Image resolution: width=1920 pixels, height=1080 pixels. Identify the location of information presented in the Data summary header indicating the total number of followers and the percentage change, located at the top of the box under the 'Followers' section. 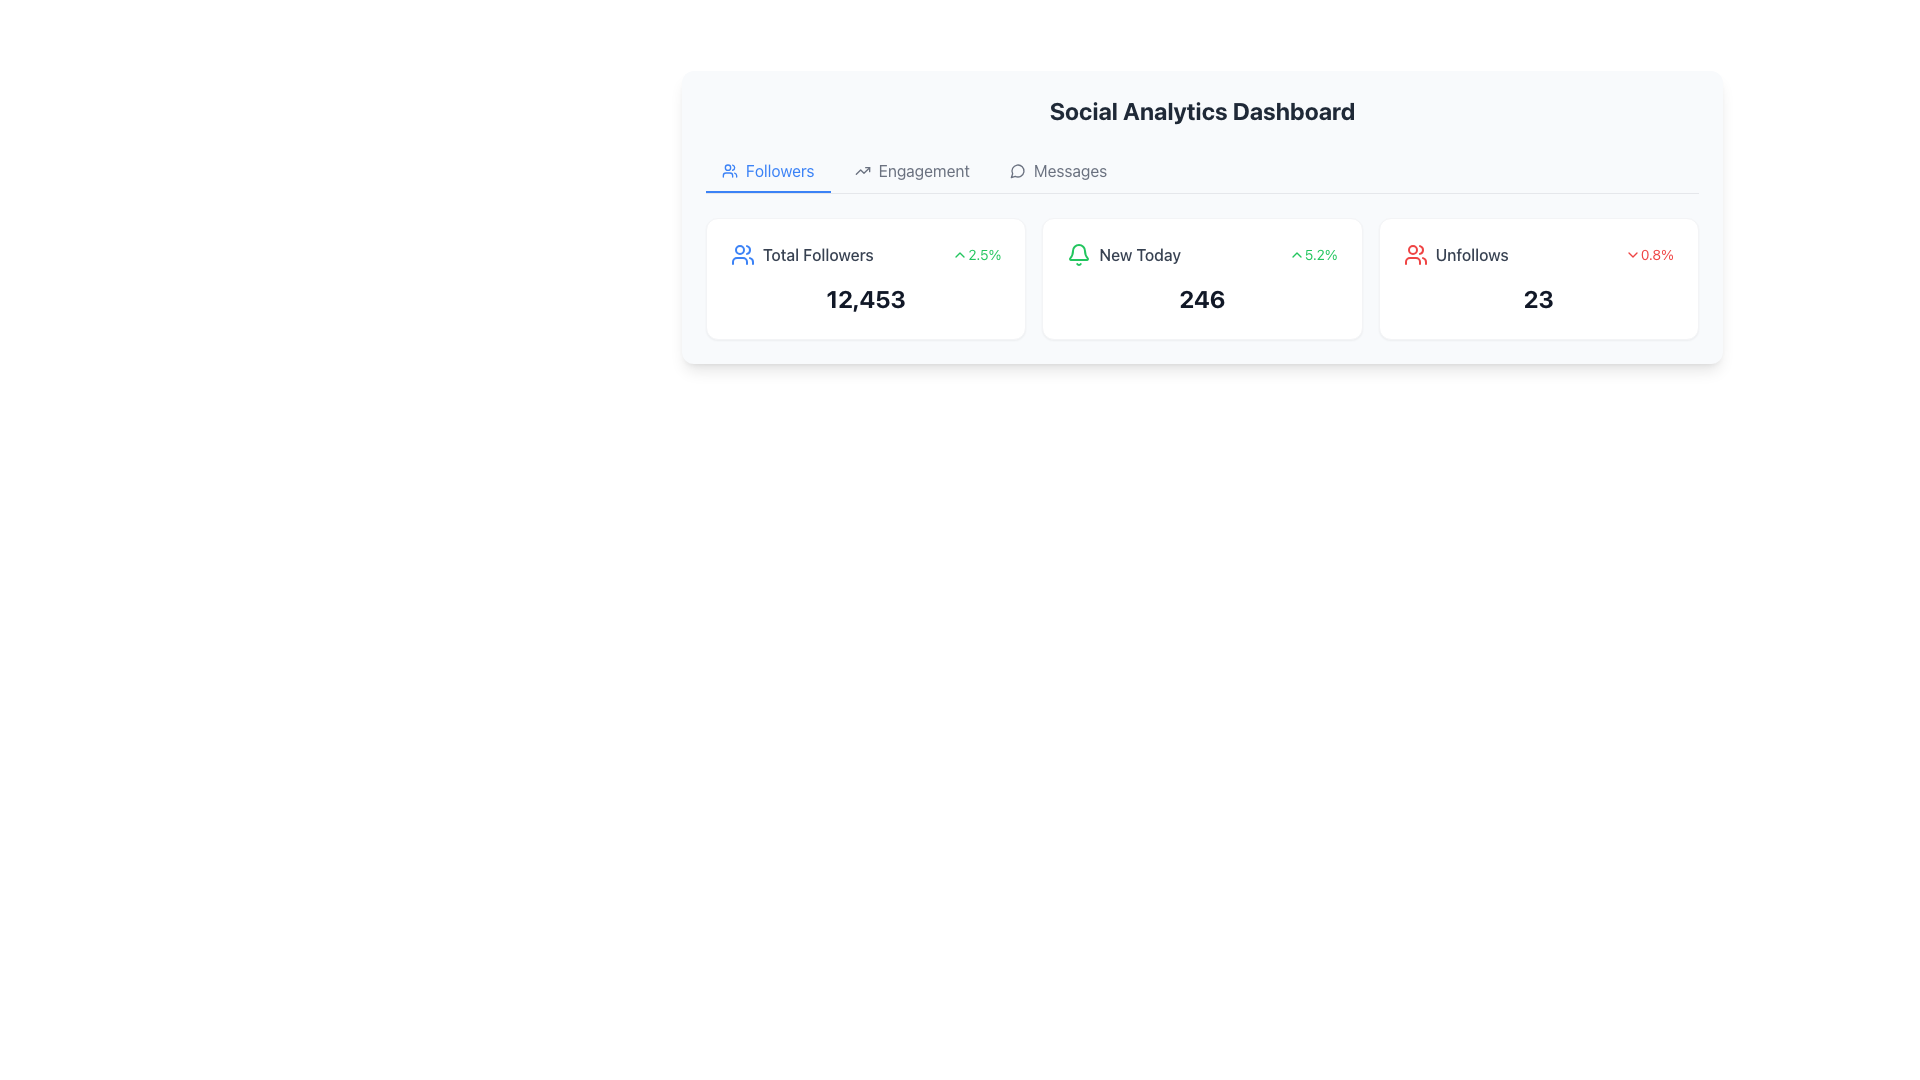
(866, 253).